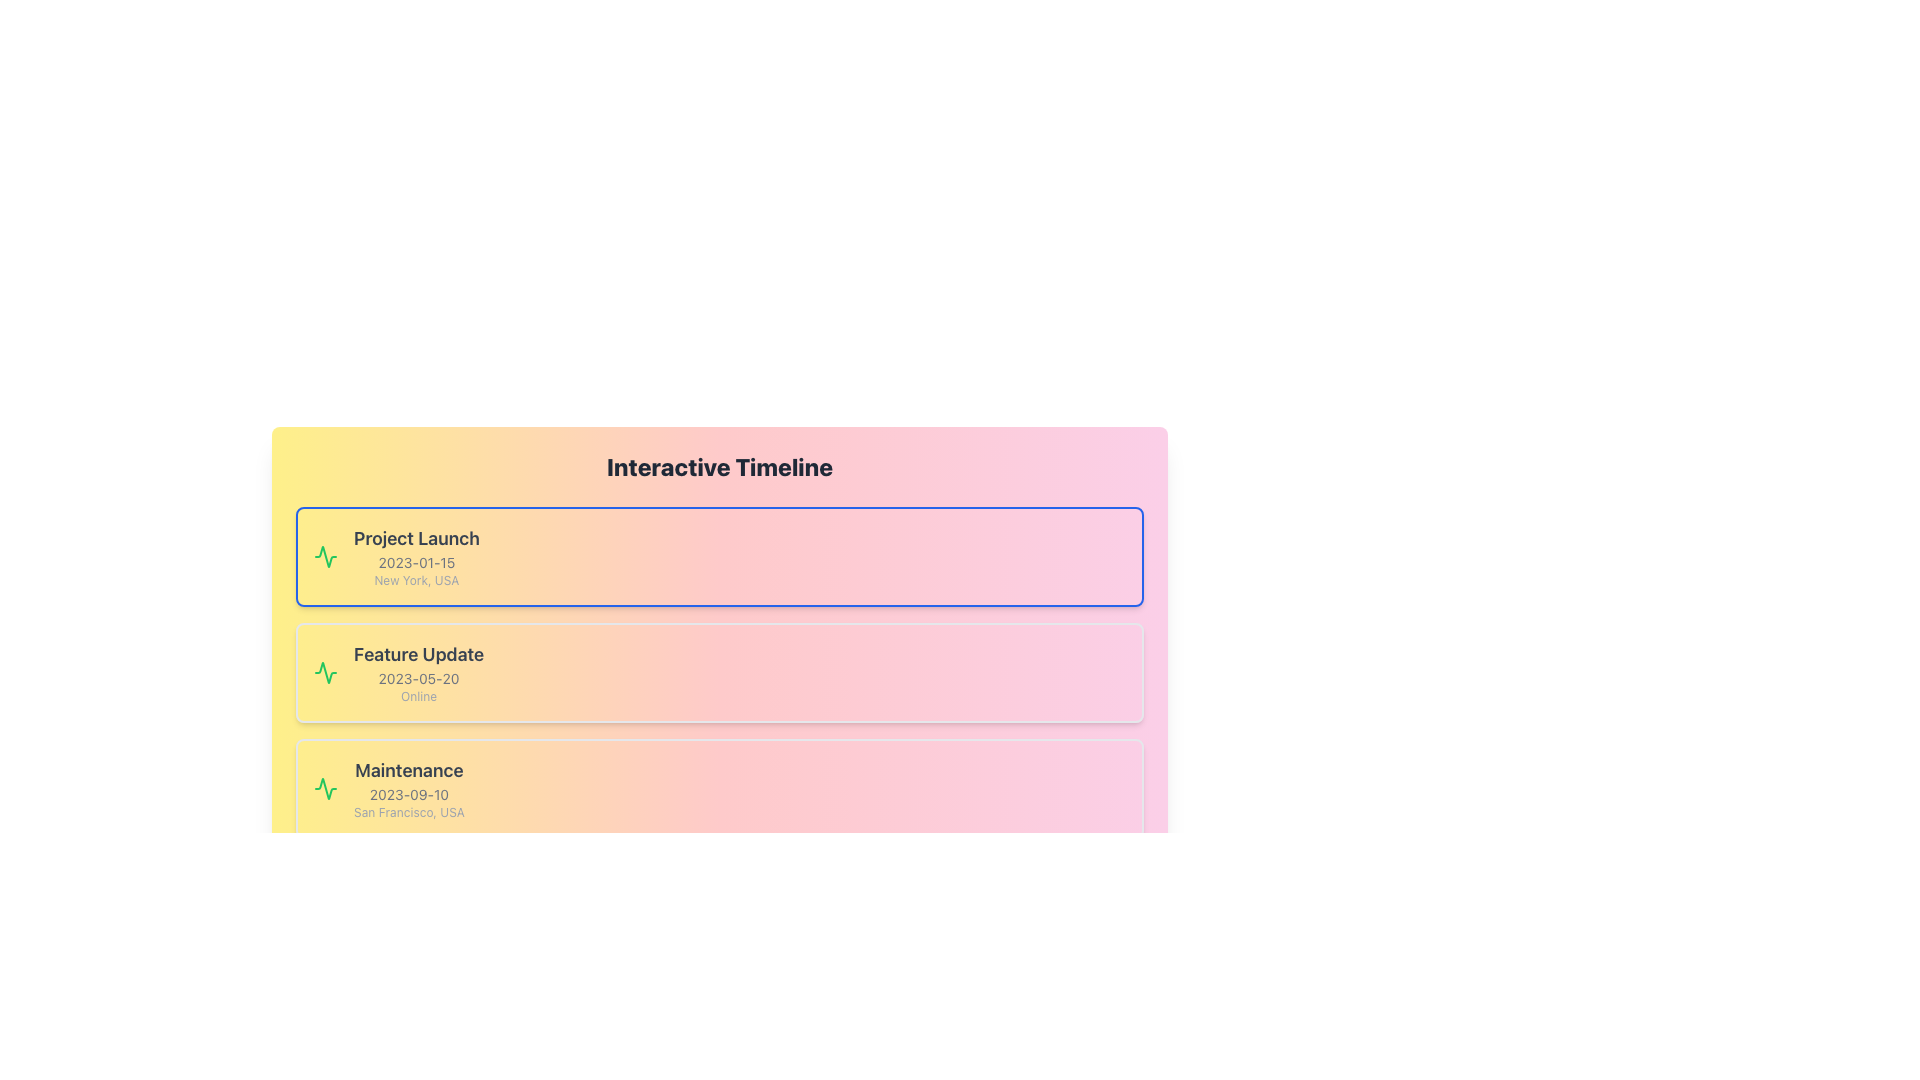 The image size is (1920, 1080). What do you see at coordinates (418, 672) in the screenshot?
I see `the text block that describes the 'Feature Update' event that occurred on '2023-05-20' in the 'Interactive Timeline' section, located below the 'Project Launch' event` at bounding box center [418, 672].